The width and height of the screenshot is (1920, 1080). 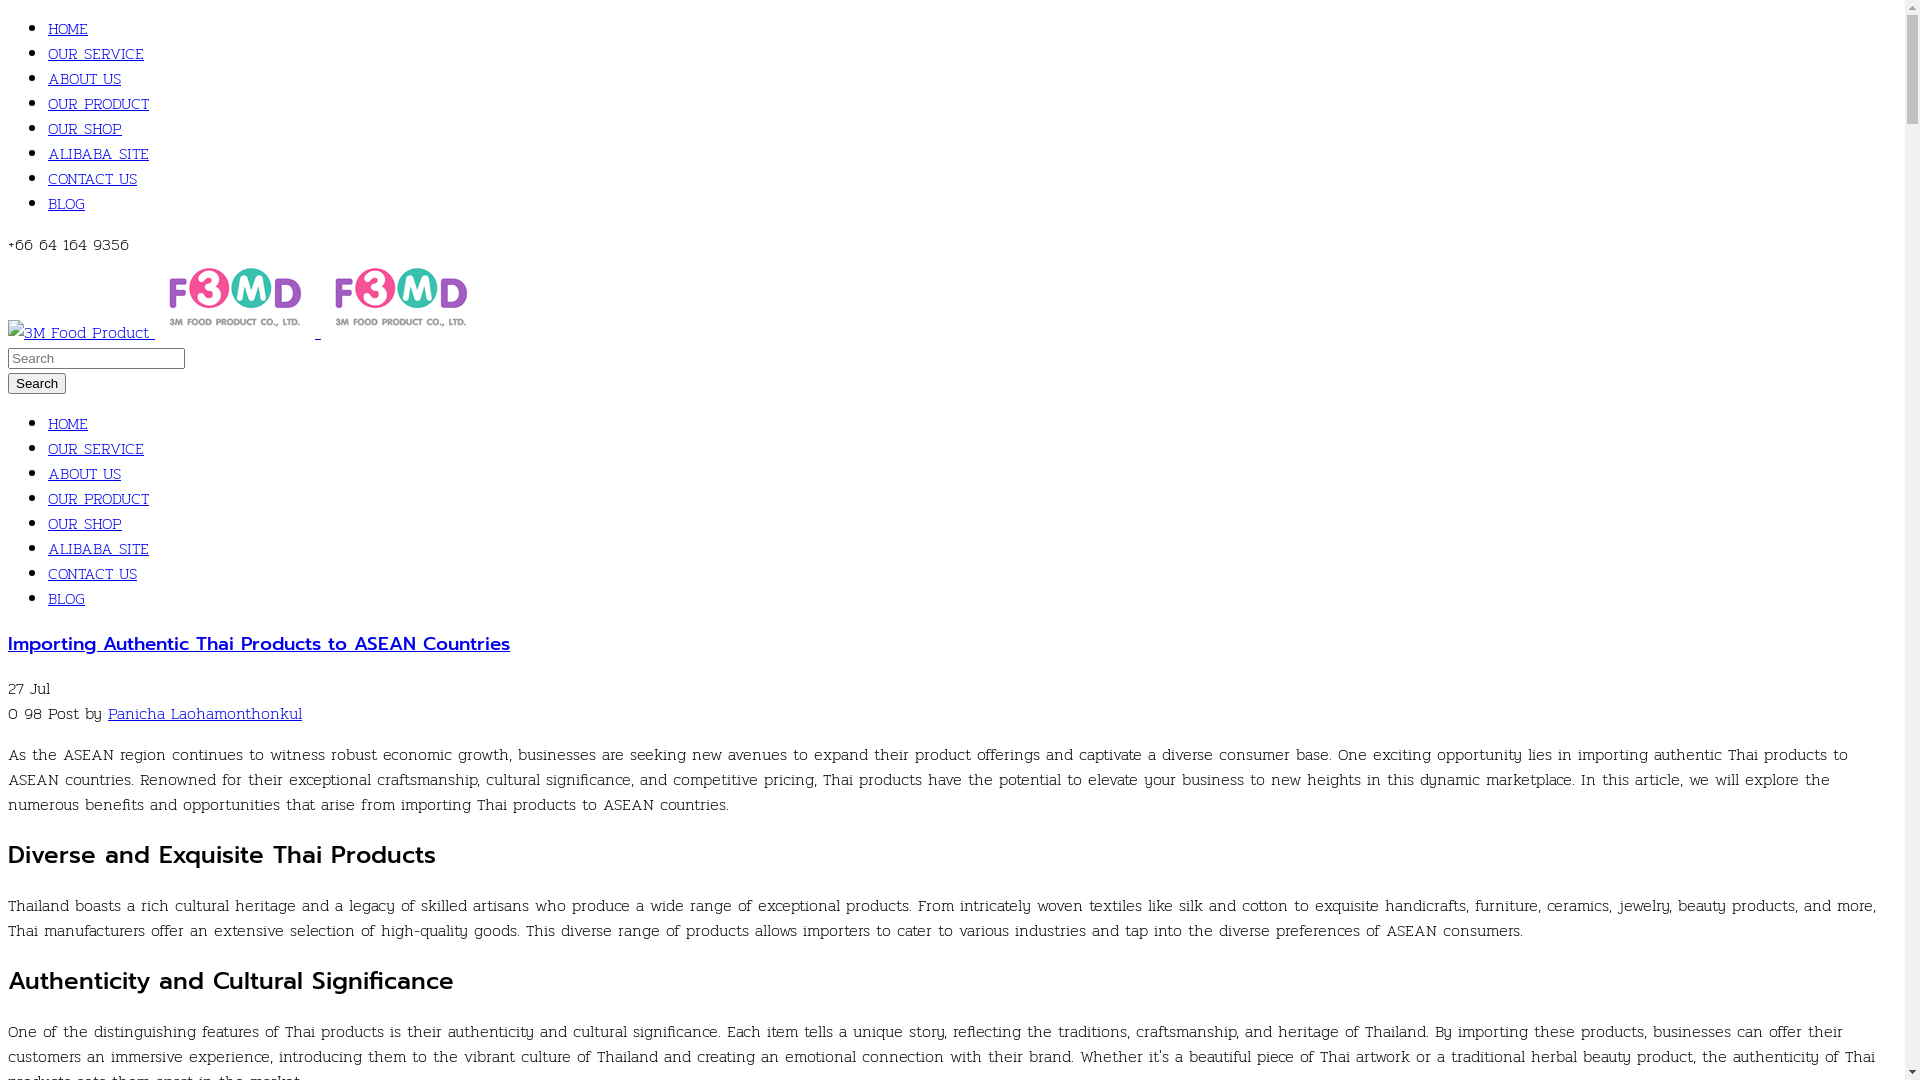 I want to click on 'ABOUT US', so click(x=48, y=473).